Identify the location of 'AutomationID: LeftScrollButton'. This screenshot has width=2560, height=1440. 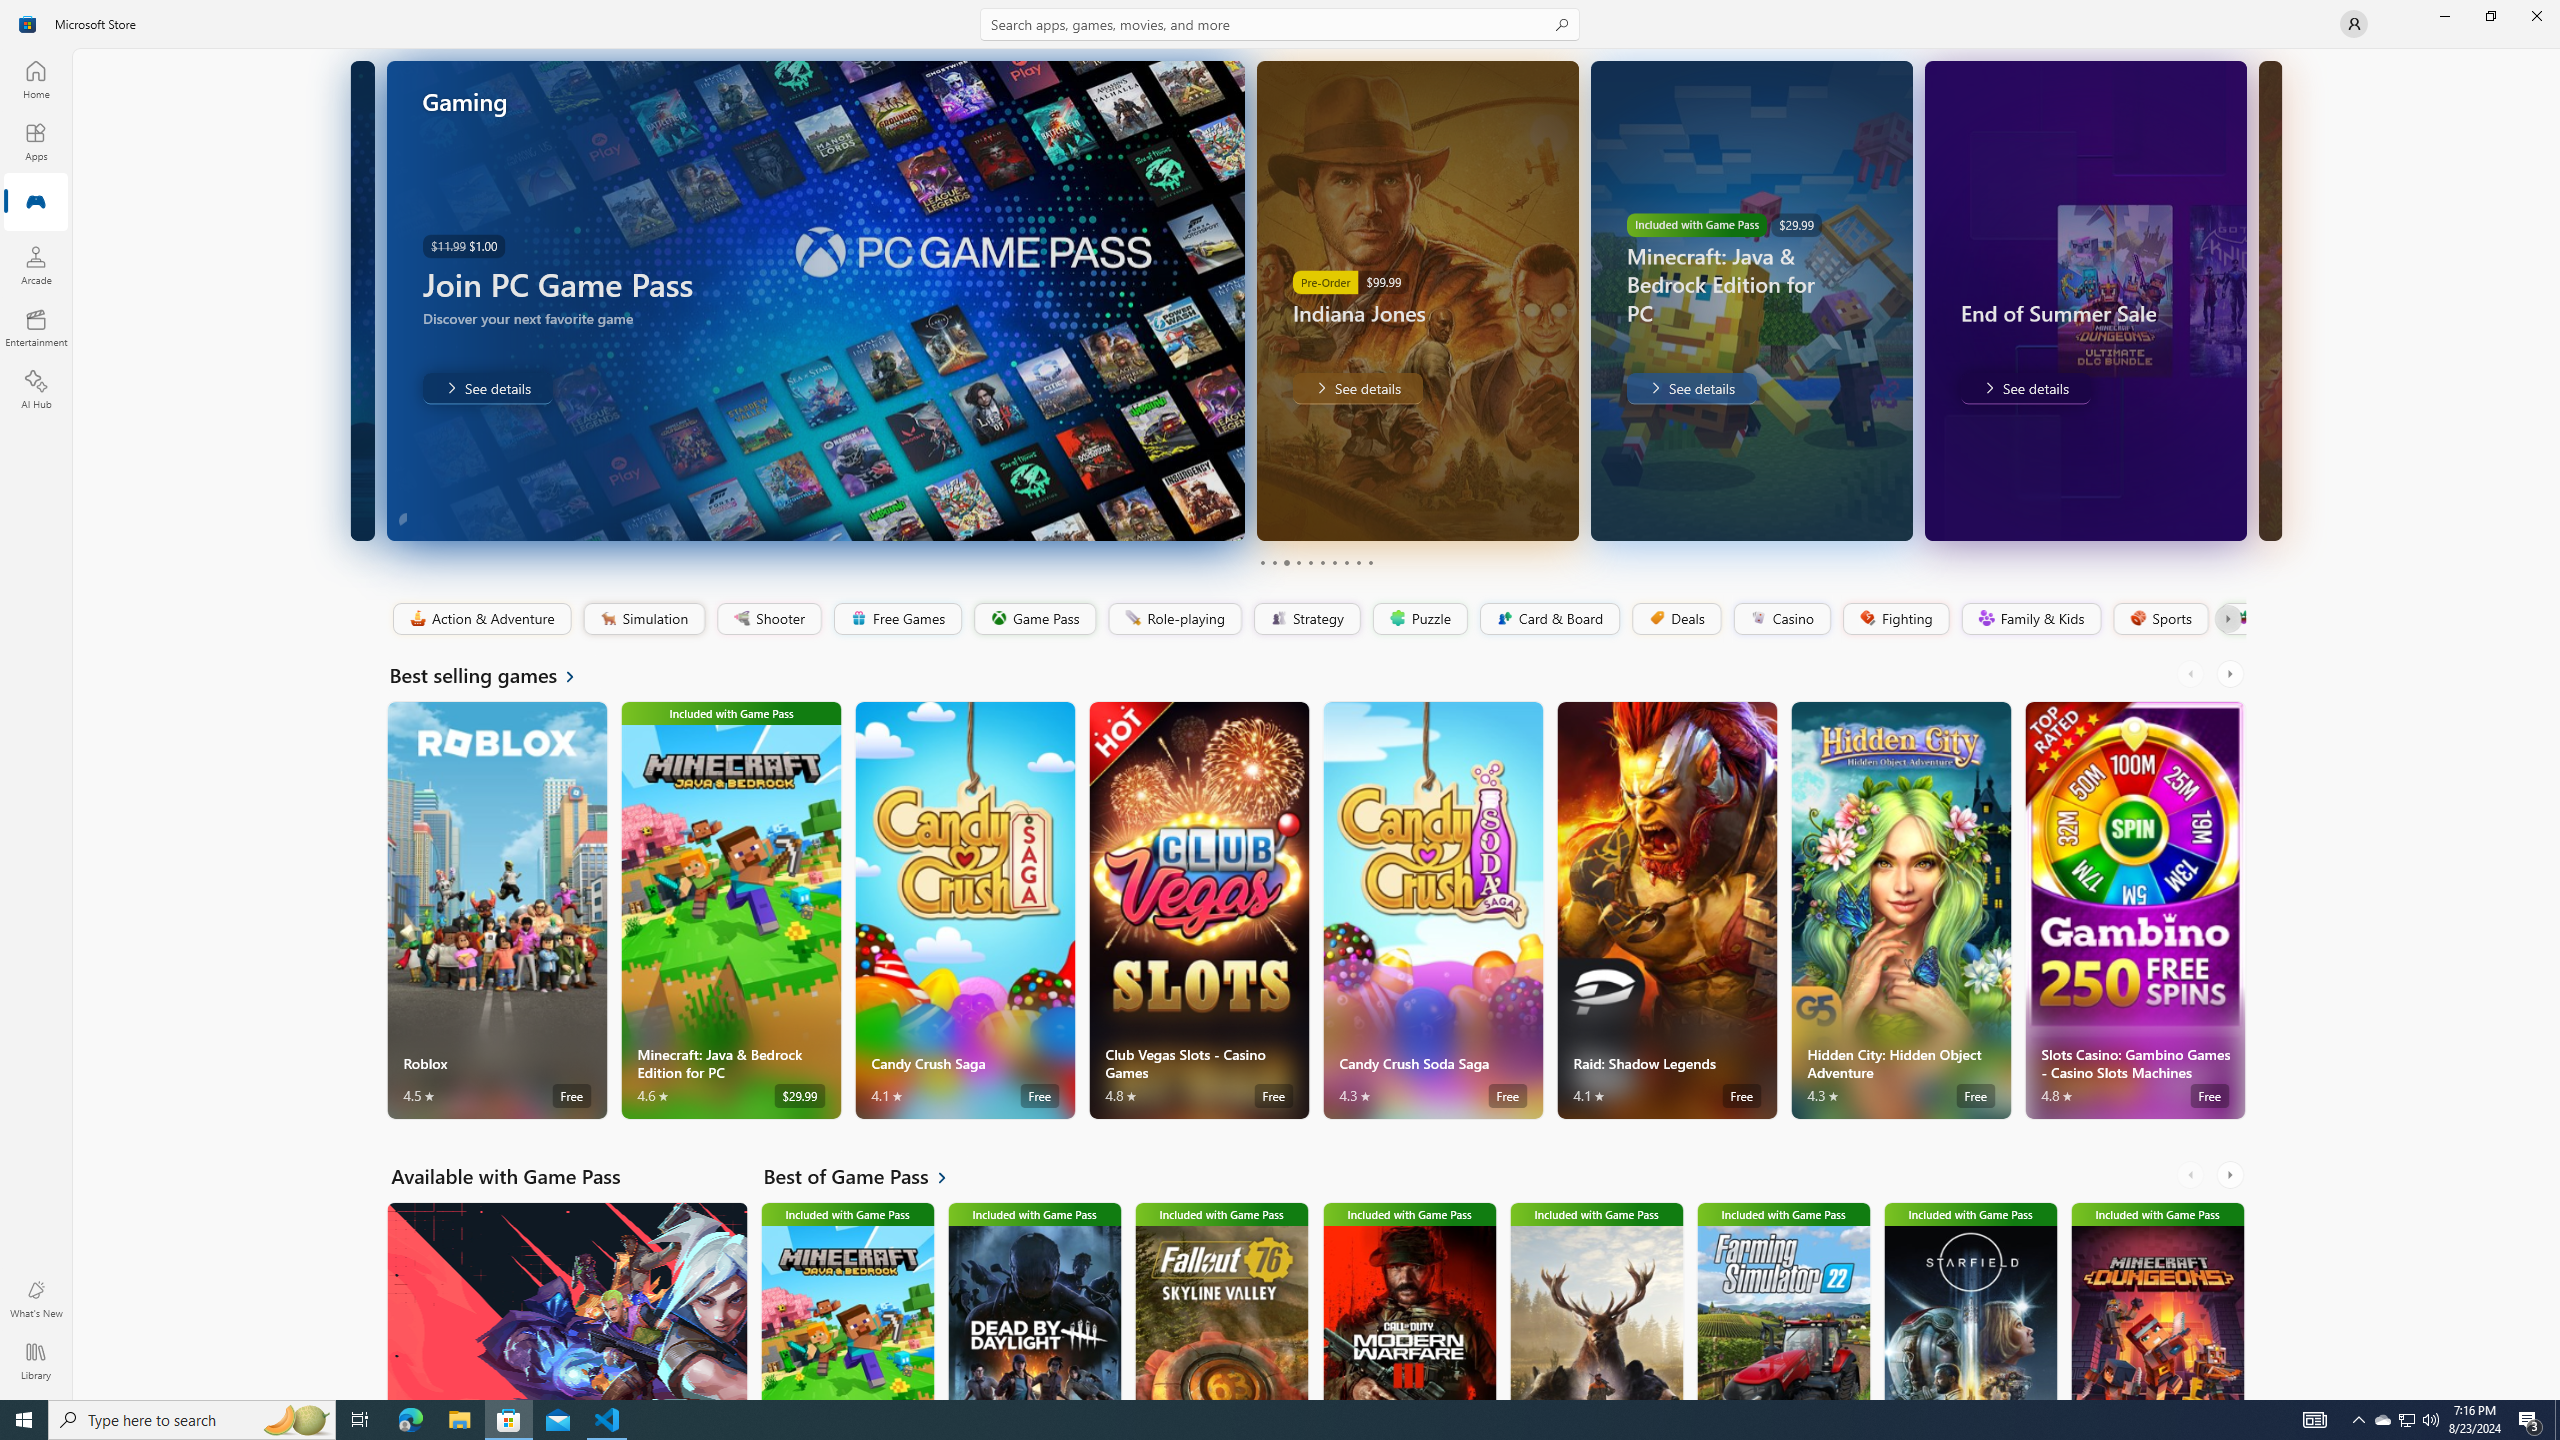
(2192, 1175).